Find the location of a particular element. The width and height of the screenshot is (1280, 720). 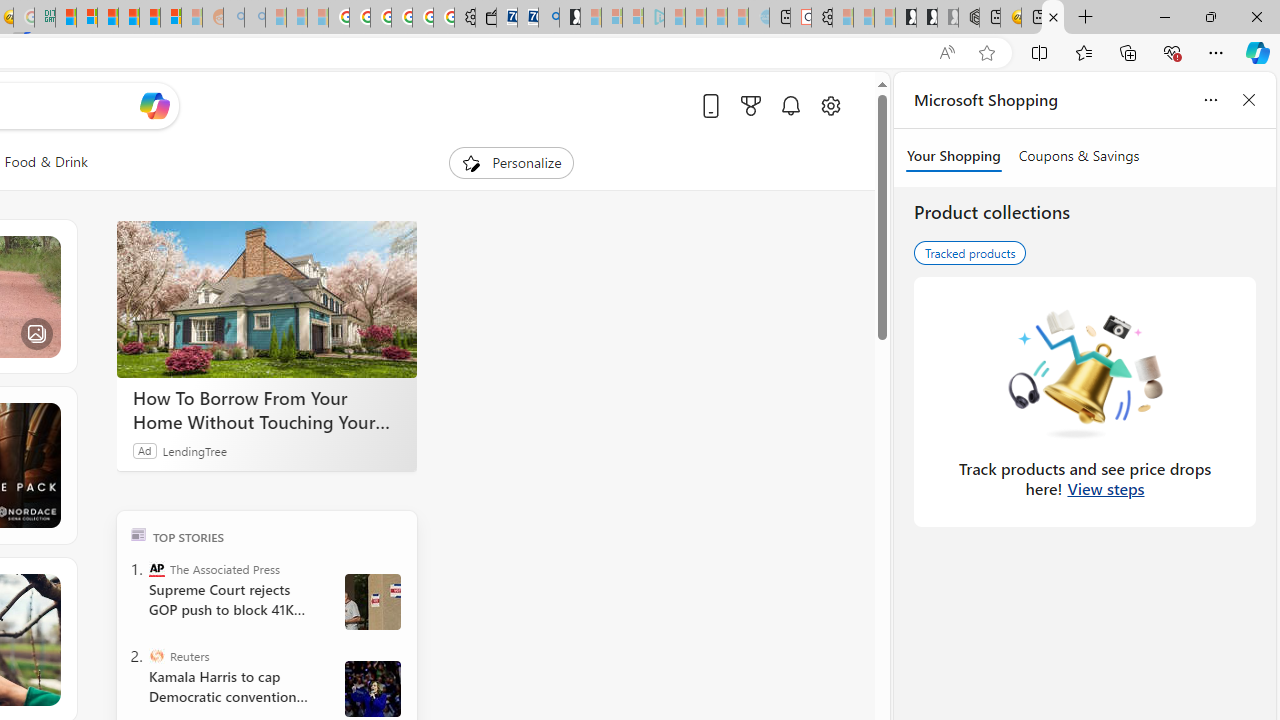

'Personalize' is located at coordinates (512, 162).